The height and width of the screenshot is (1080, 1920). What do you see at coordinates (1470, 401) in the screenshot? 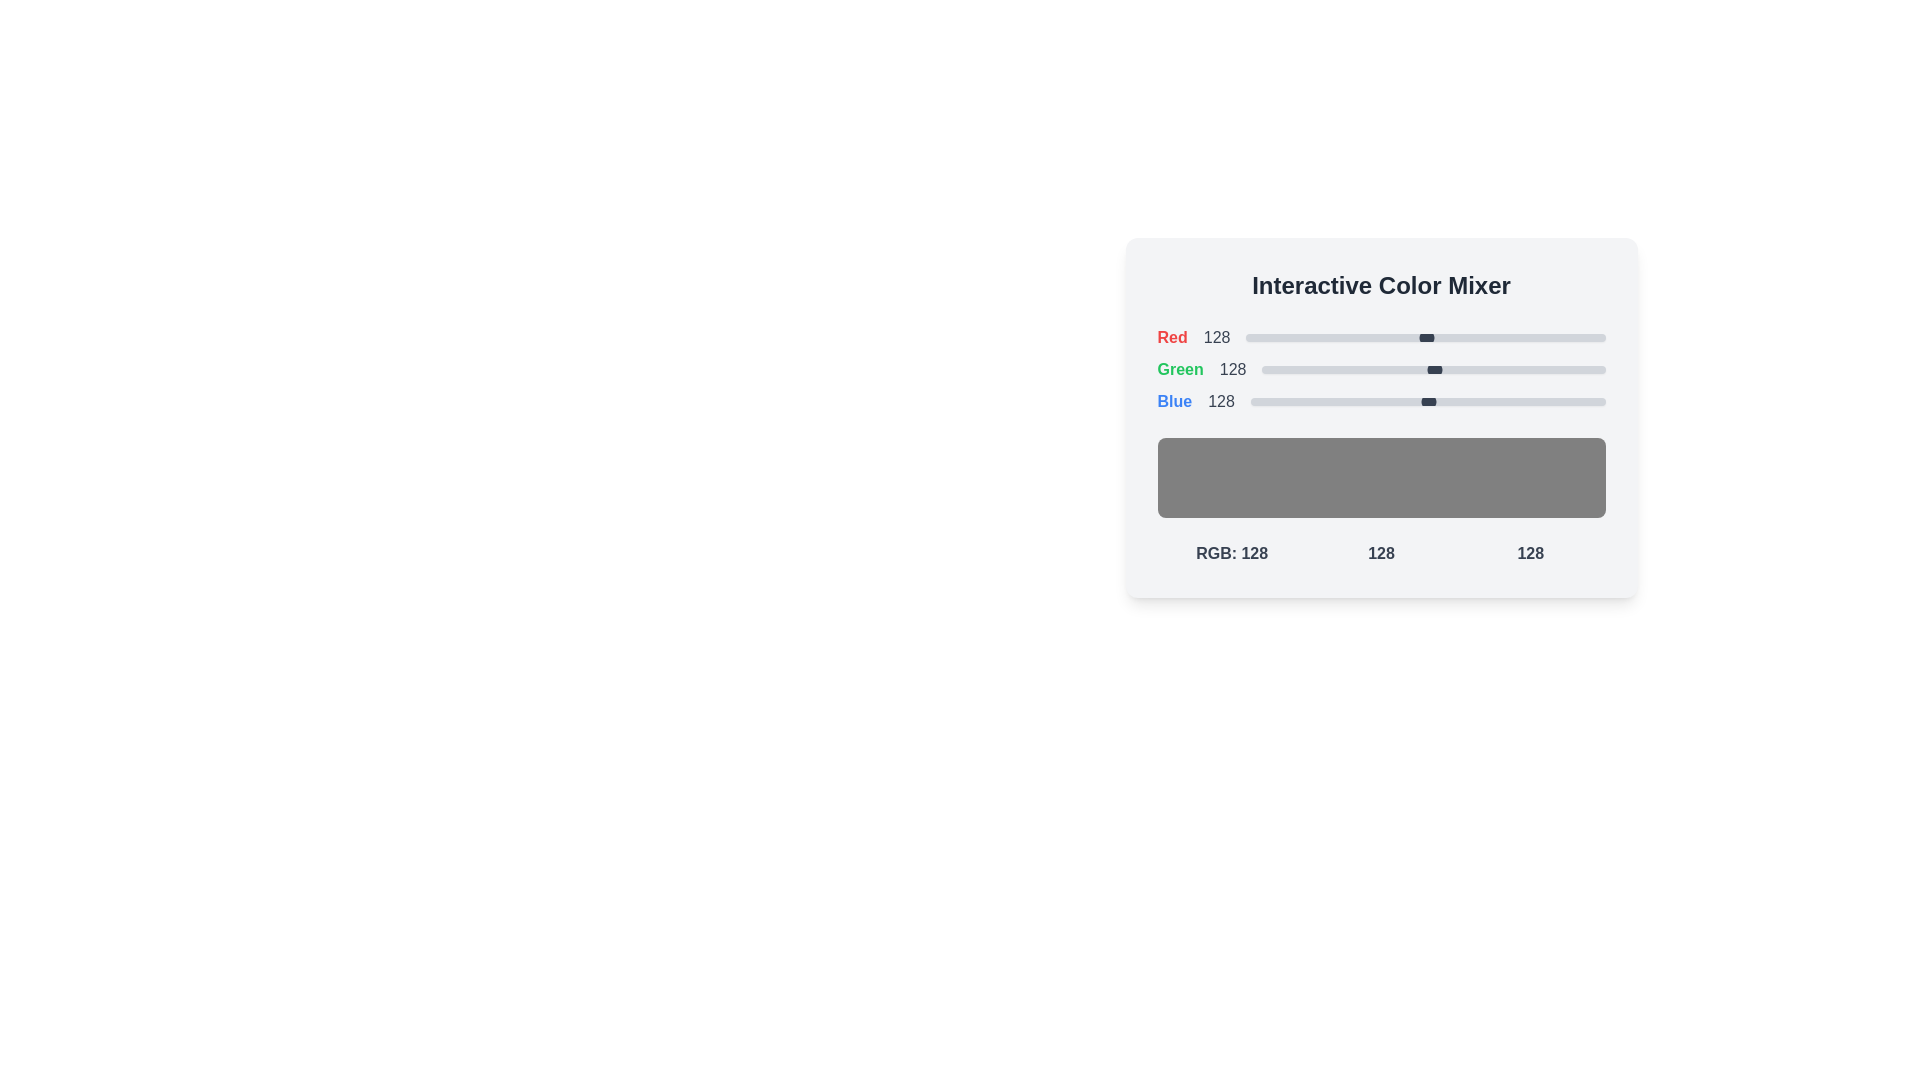
I see `the blue value` at bounding box center [1470, 401].